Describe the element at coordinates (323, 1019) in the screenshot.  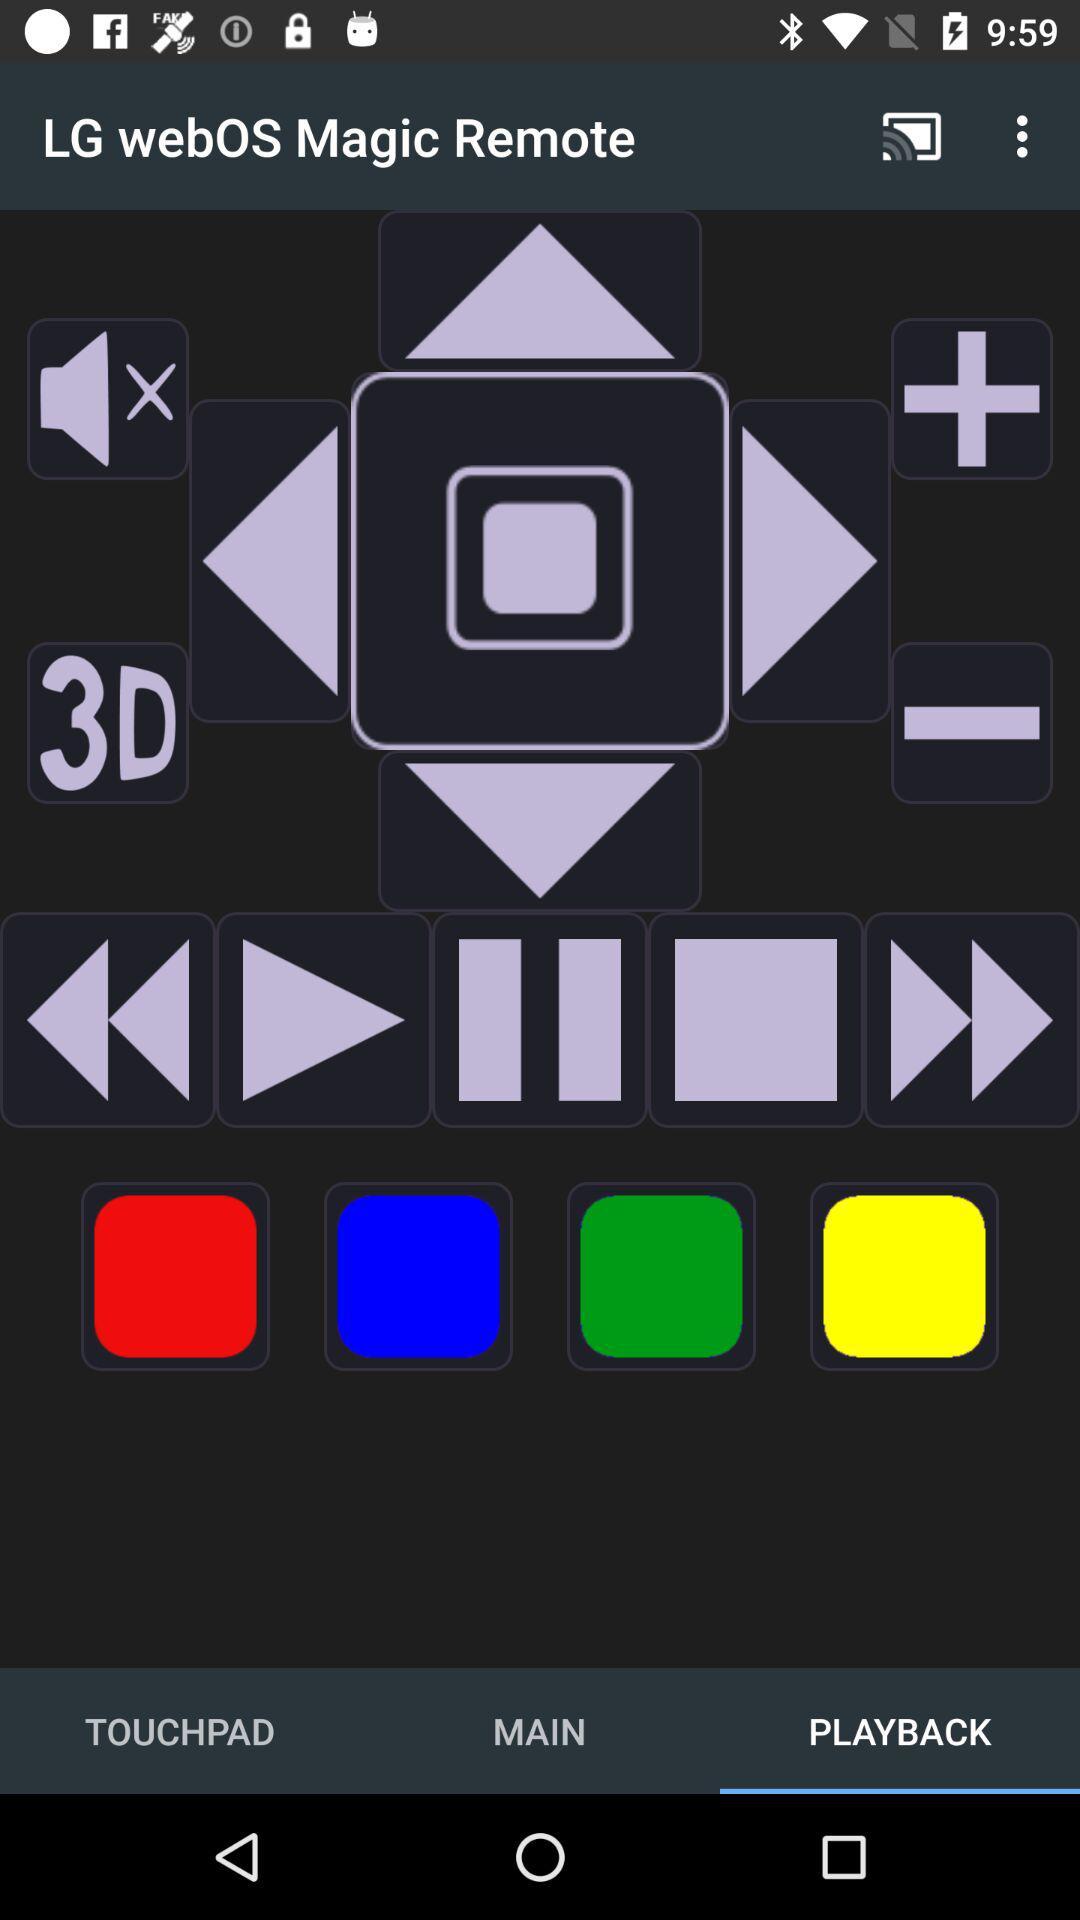
I see `option` at that location.